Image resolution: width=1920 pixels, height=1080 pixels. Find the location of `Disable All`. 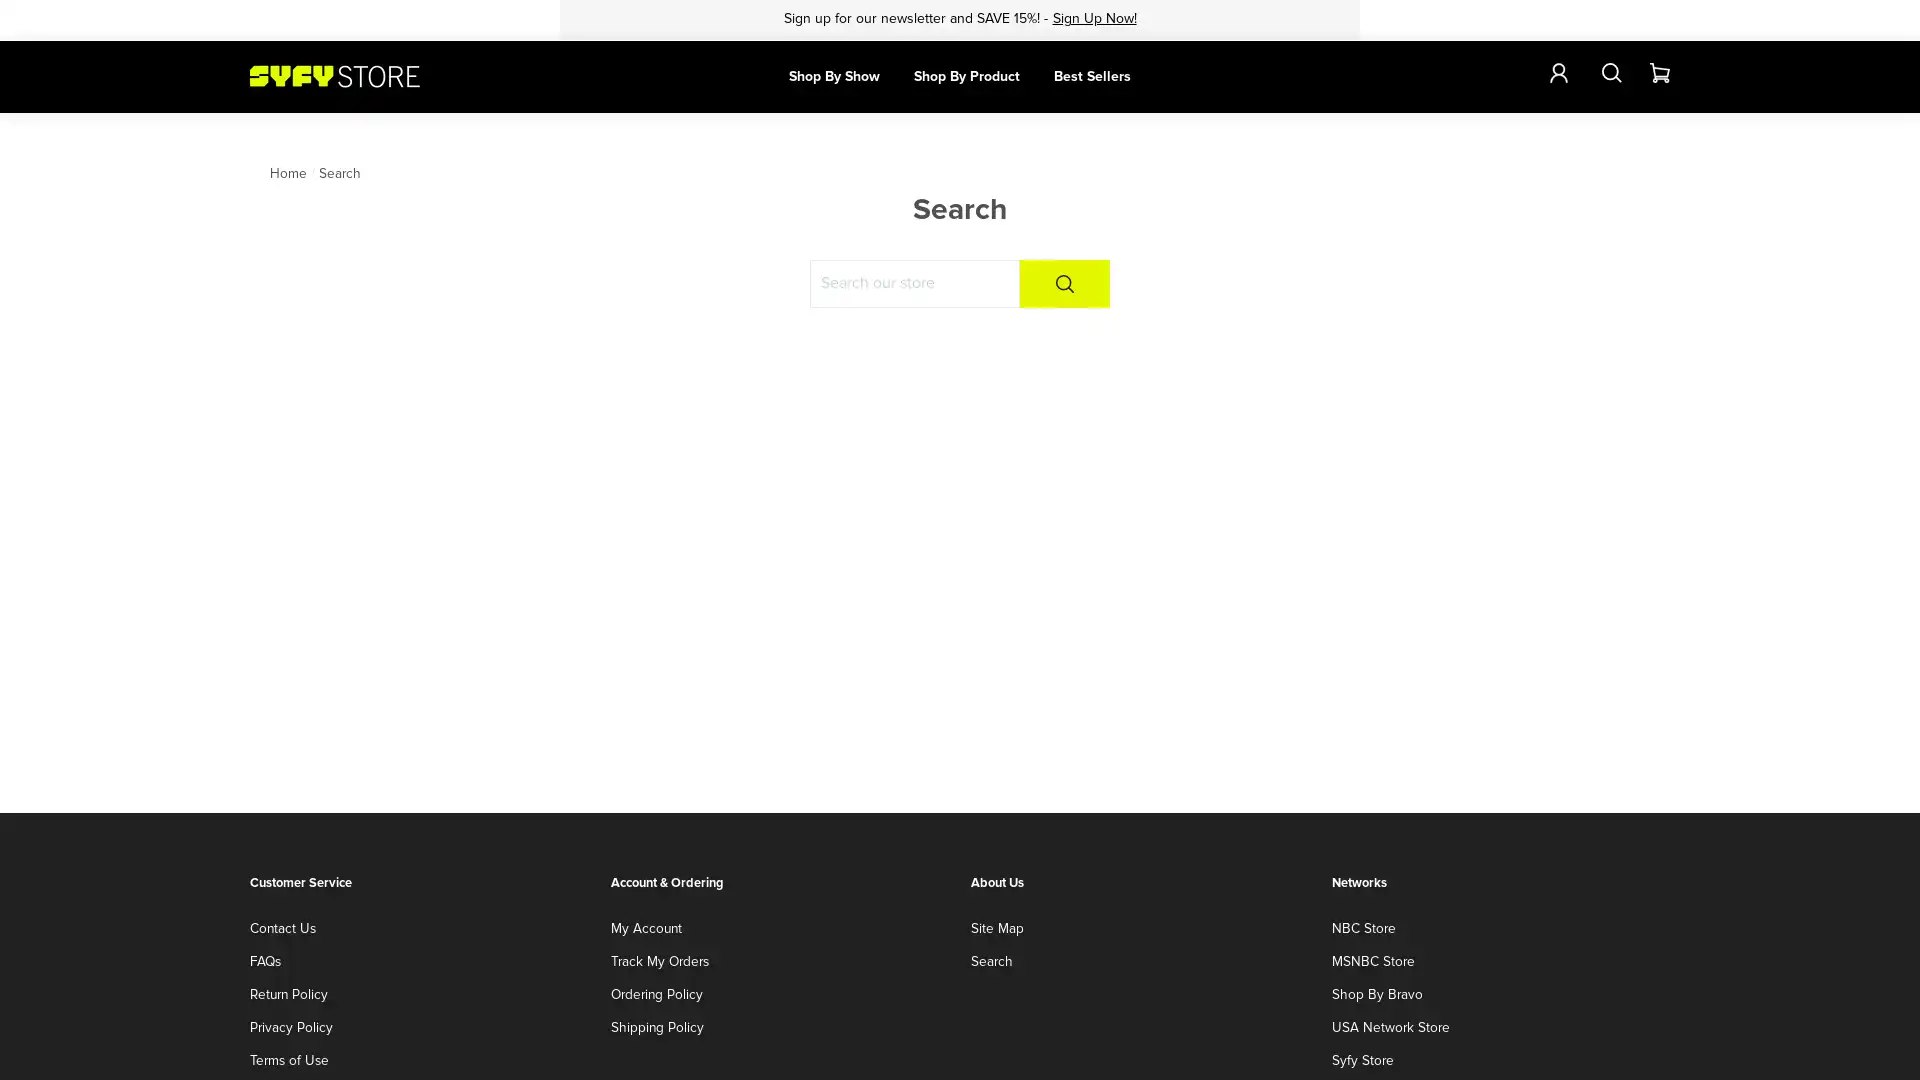

Disable All is located at coordinates (1539, 1044).